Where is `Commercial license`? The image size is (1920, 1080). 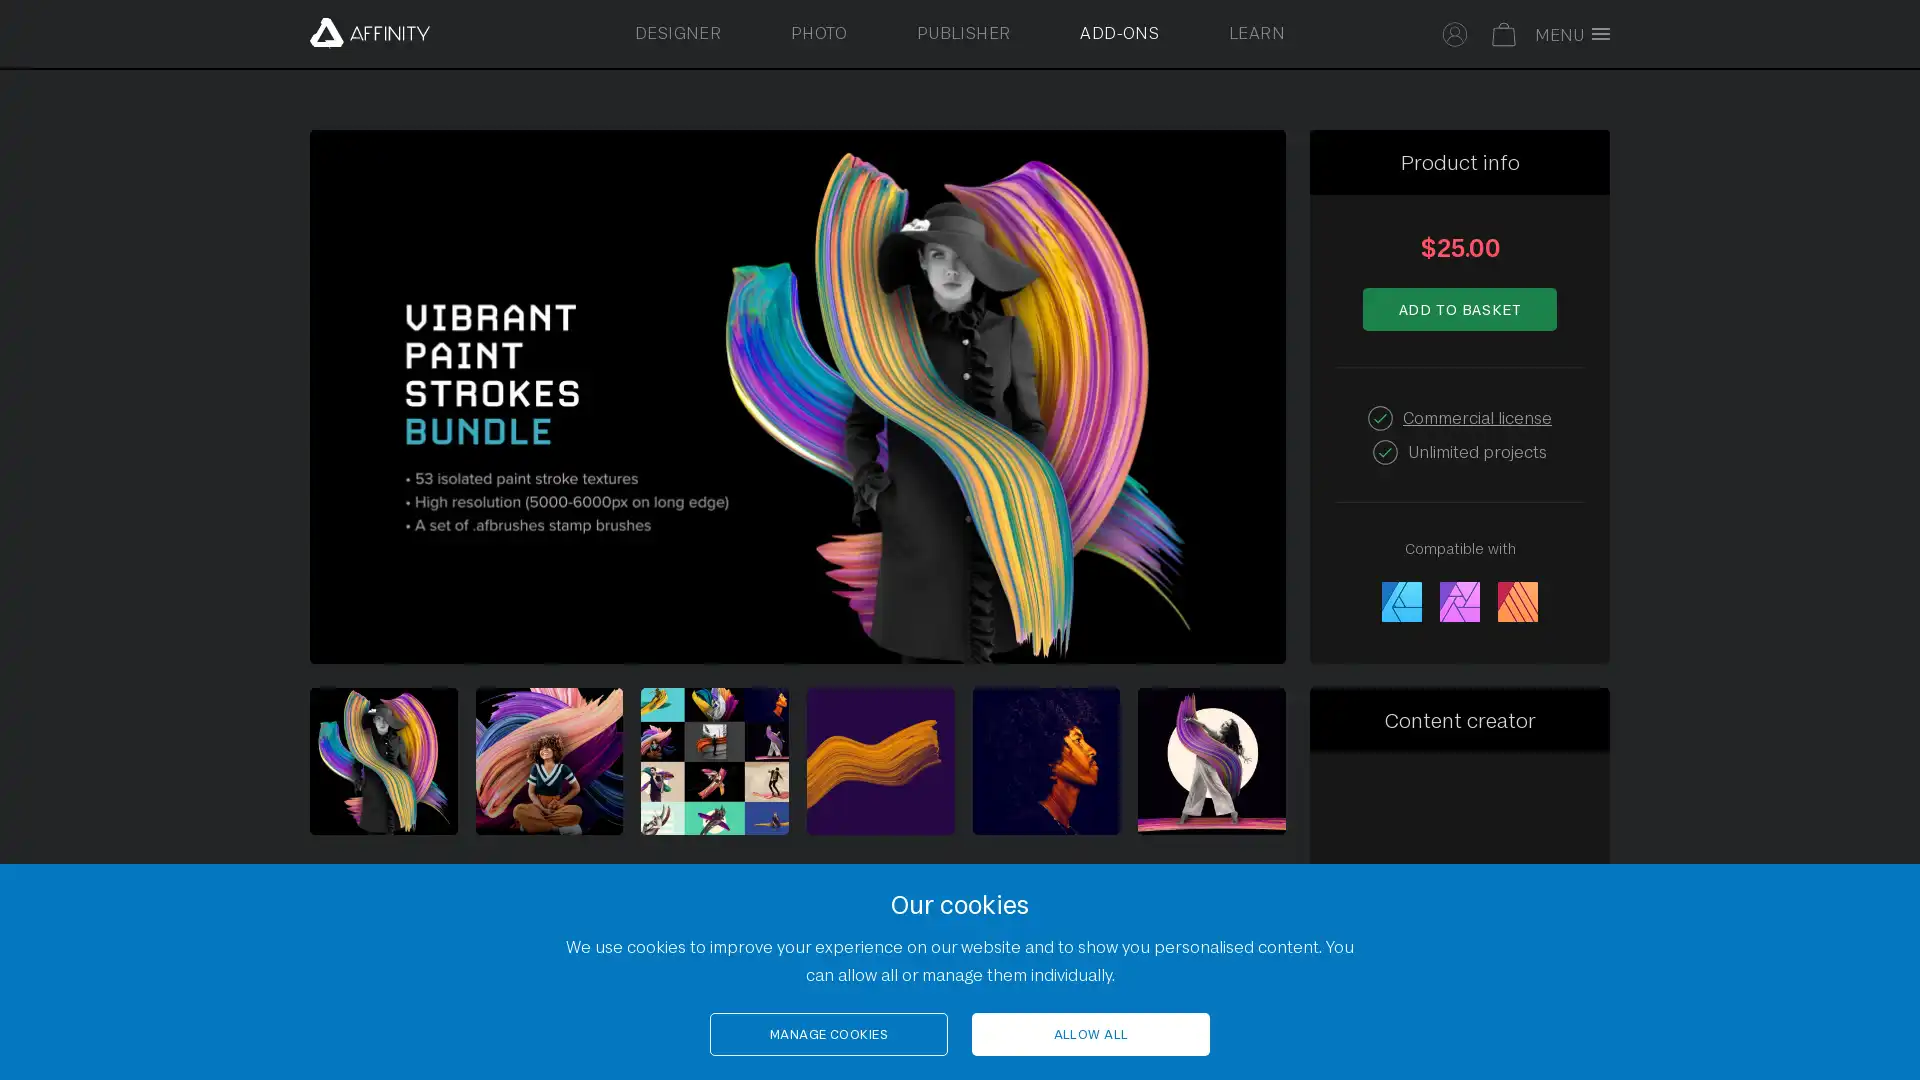 Commercial license is located at coordinates (1477, 415).